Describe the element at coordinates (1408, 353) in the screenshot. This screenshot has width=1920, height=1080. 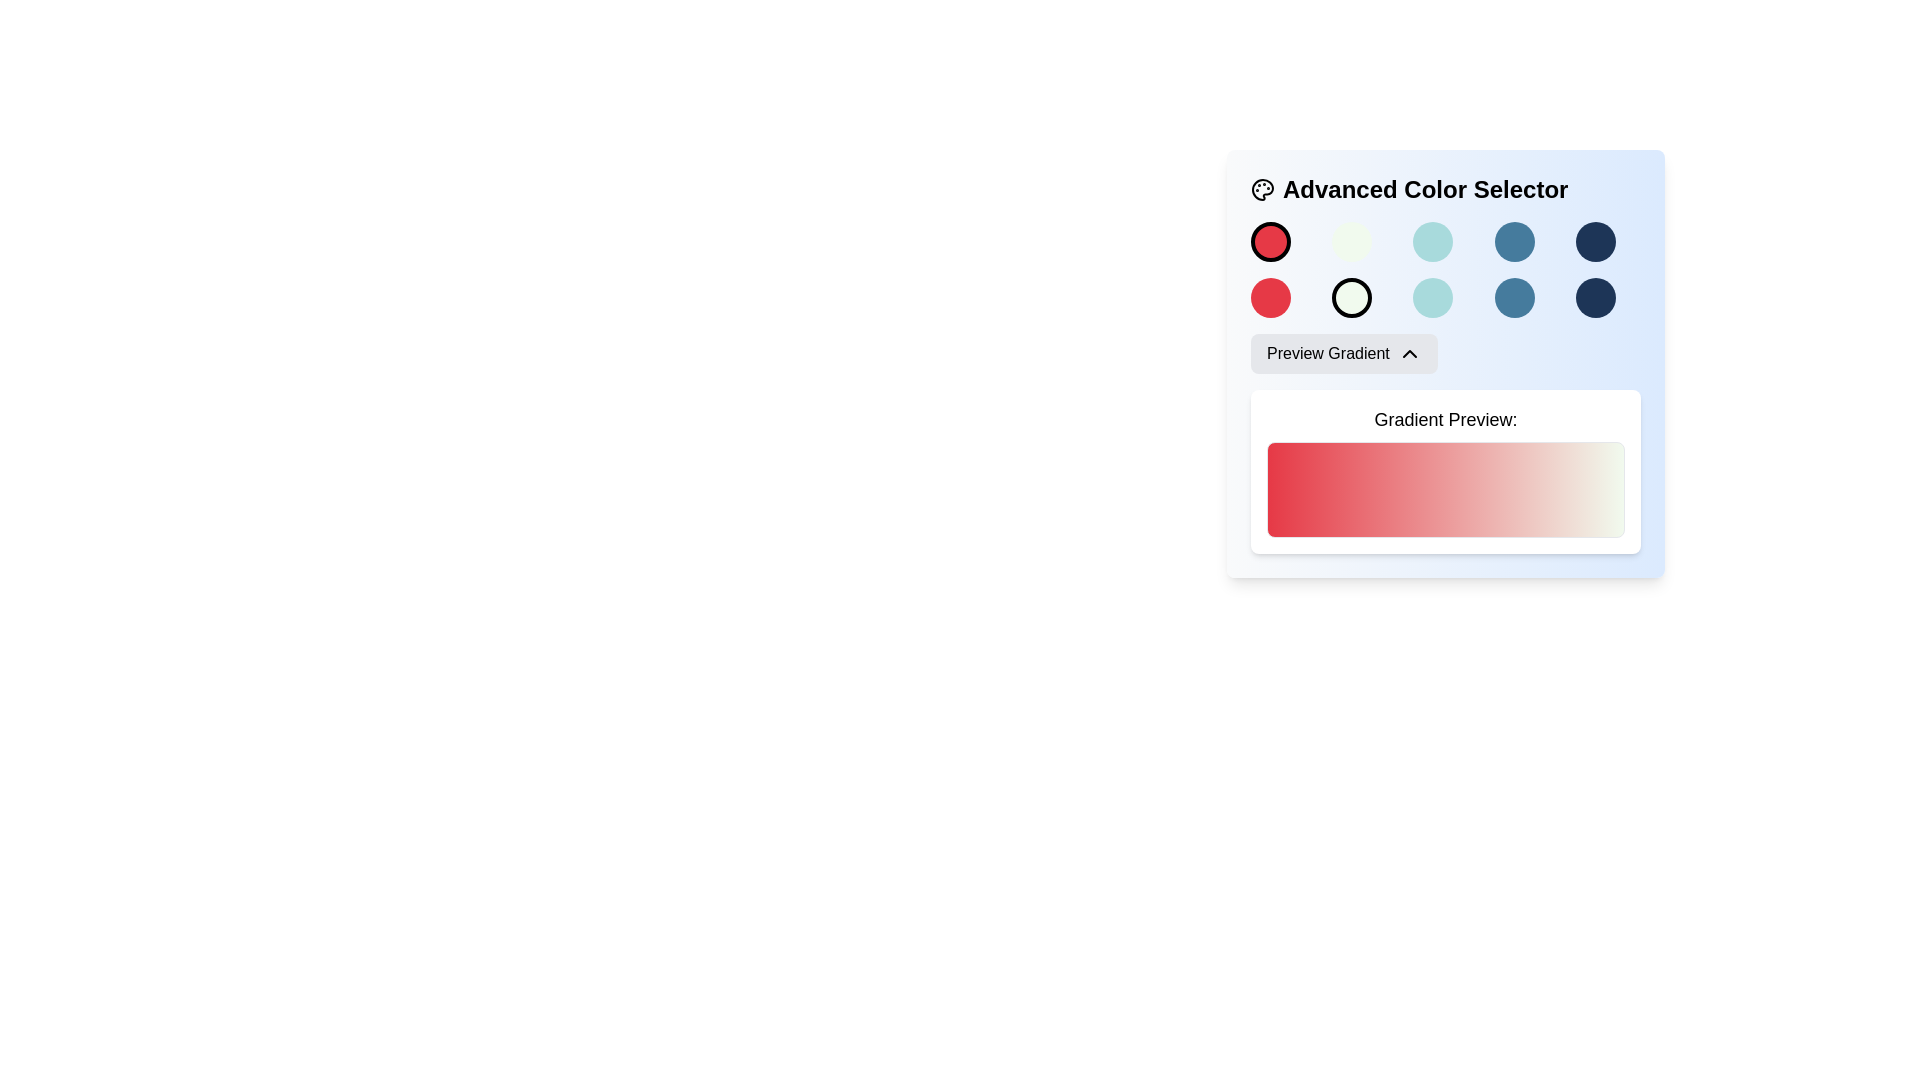
I see `the downward-pointing chevron icon styled with a black stroke, located to the right of the 'Preview Gradient' text` at that location.